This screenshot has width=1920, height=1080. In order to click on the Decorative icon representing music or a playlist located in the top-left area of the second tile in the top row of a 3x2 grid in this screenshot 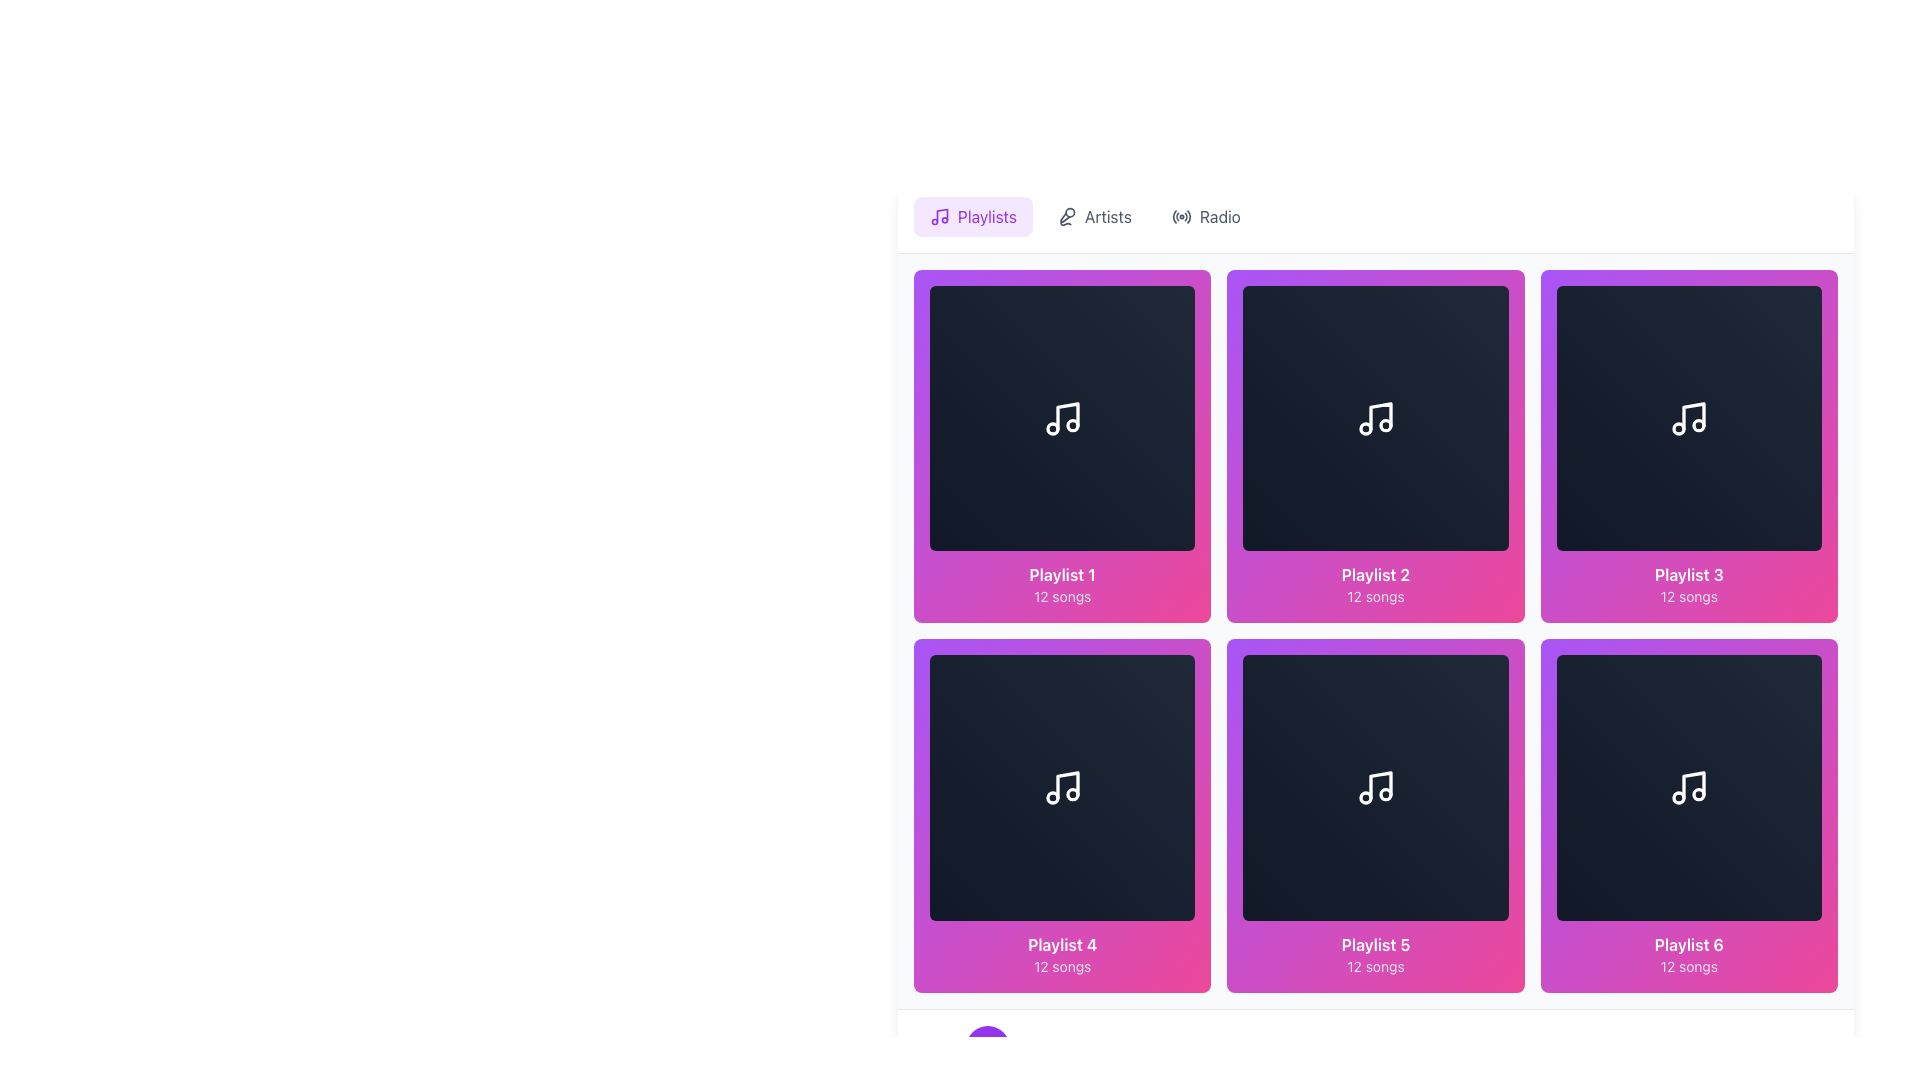, I will do `click(1380, 415)`.